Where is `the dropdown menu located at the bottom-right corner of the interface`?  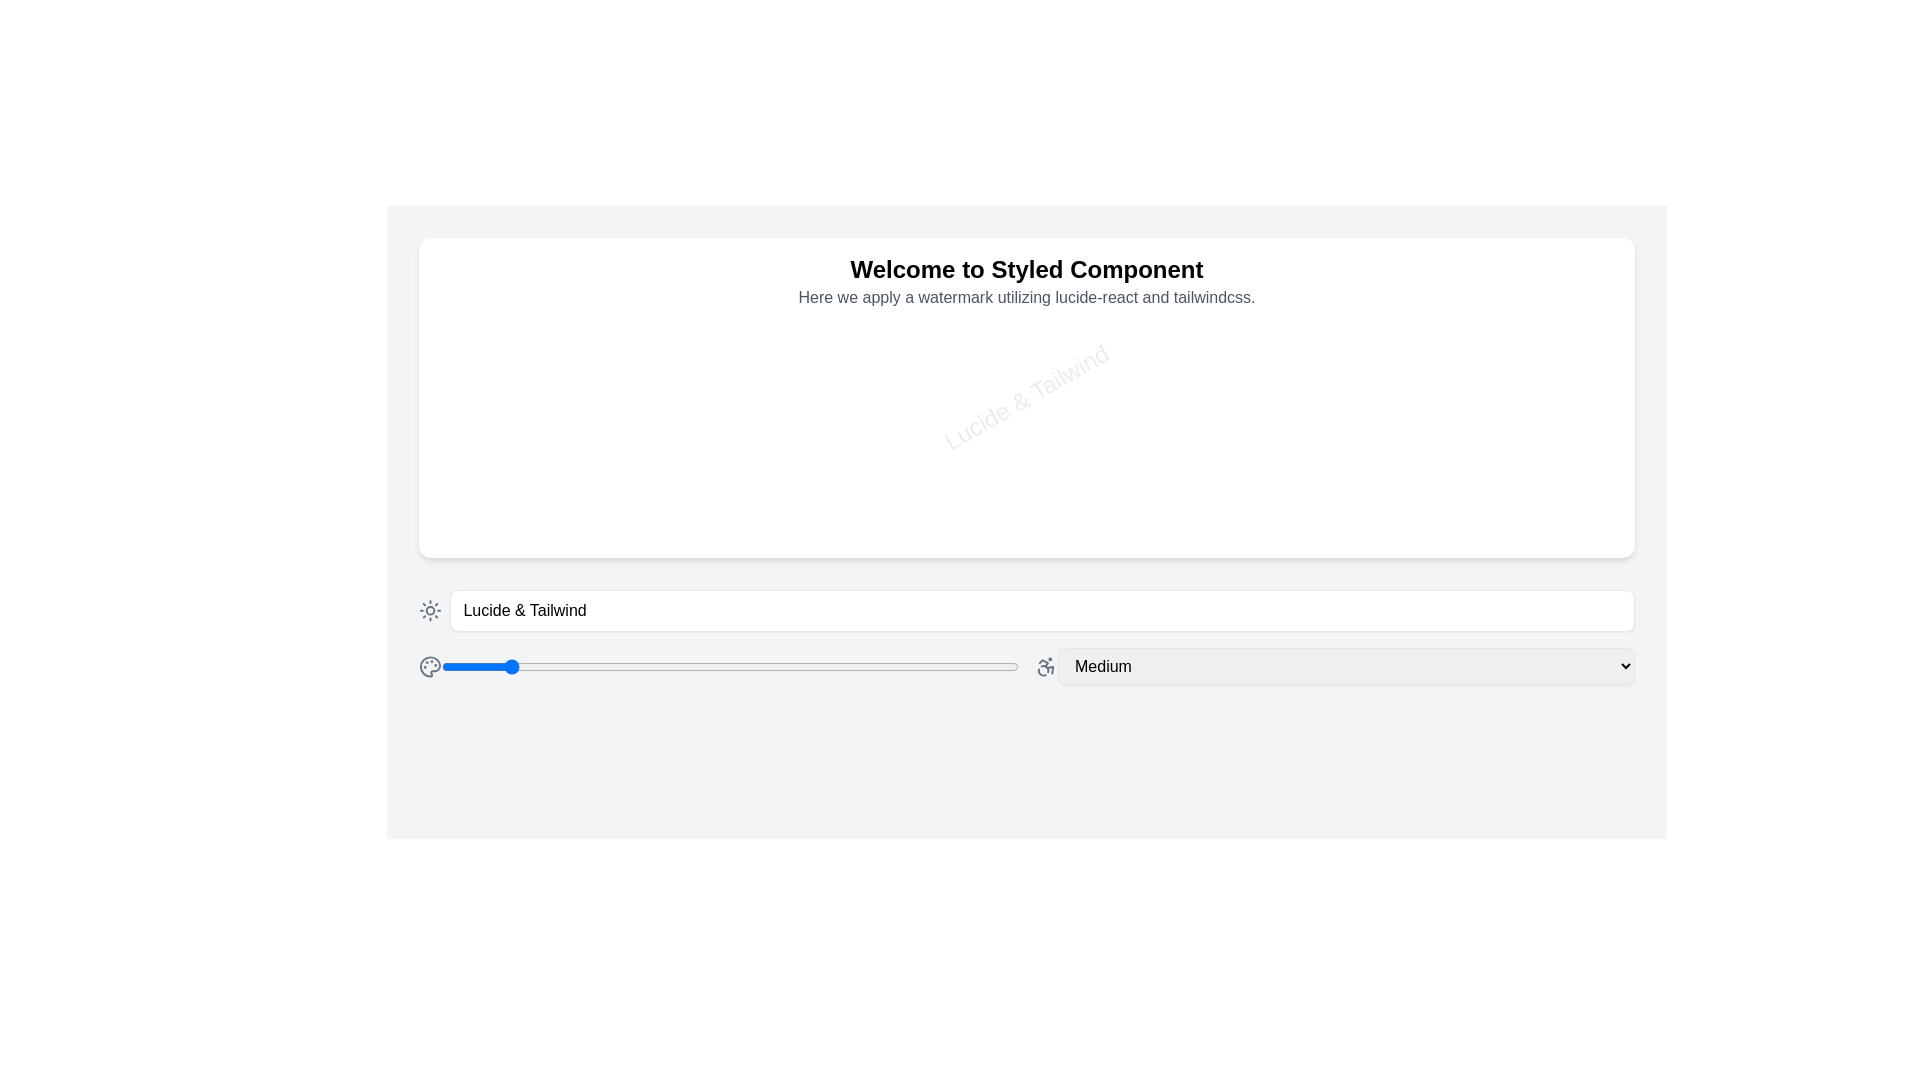 the dropdown menu located at the bottom-right corner of the interface is located at coordinates (1346, 666).